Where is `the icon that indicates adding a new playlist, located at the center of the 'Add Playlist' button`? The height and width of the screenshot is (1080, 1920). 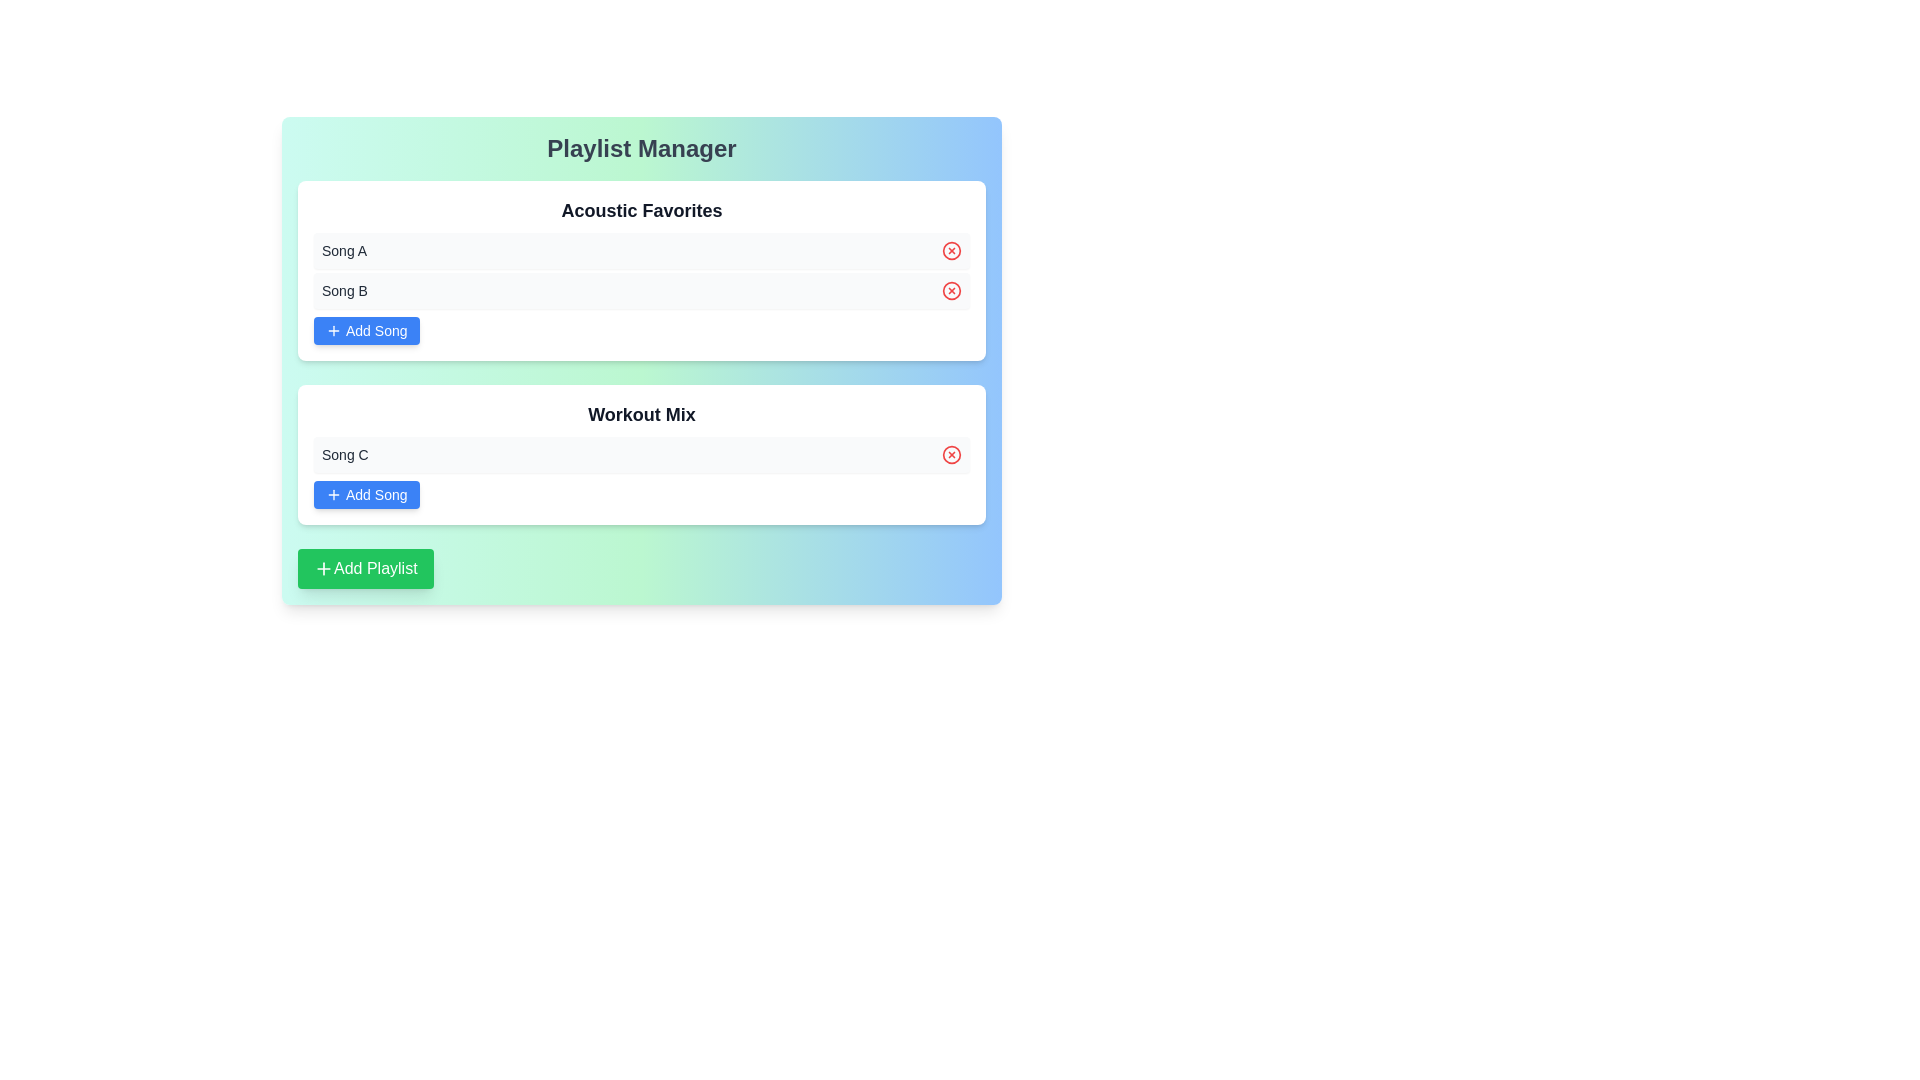
the icon that indicates adding a new playlist, located at the center of the 'Add Playlist' button is located at coordinates (324, 569).